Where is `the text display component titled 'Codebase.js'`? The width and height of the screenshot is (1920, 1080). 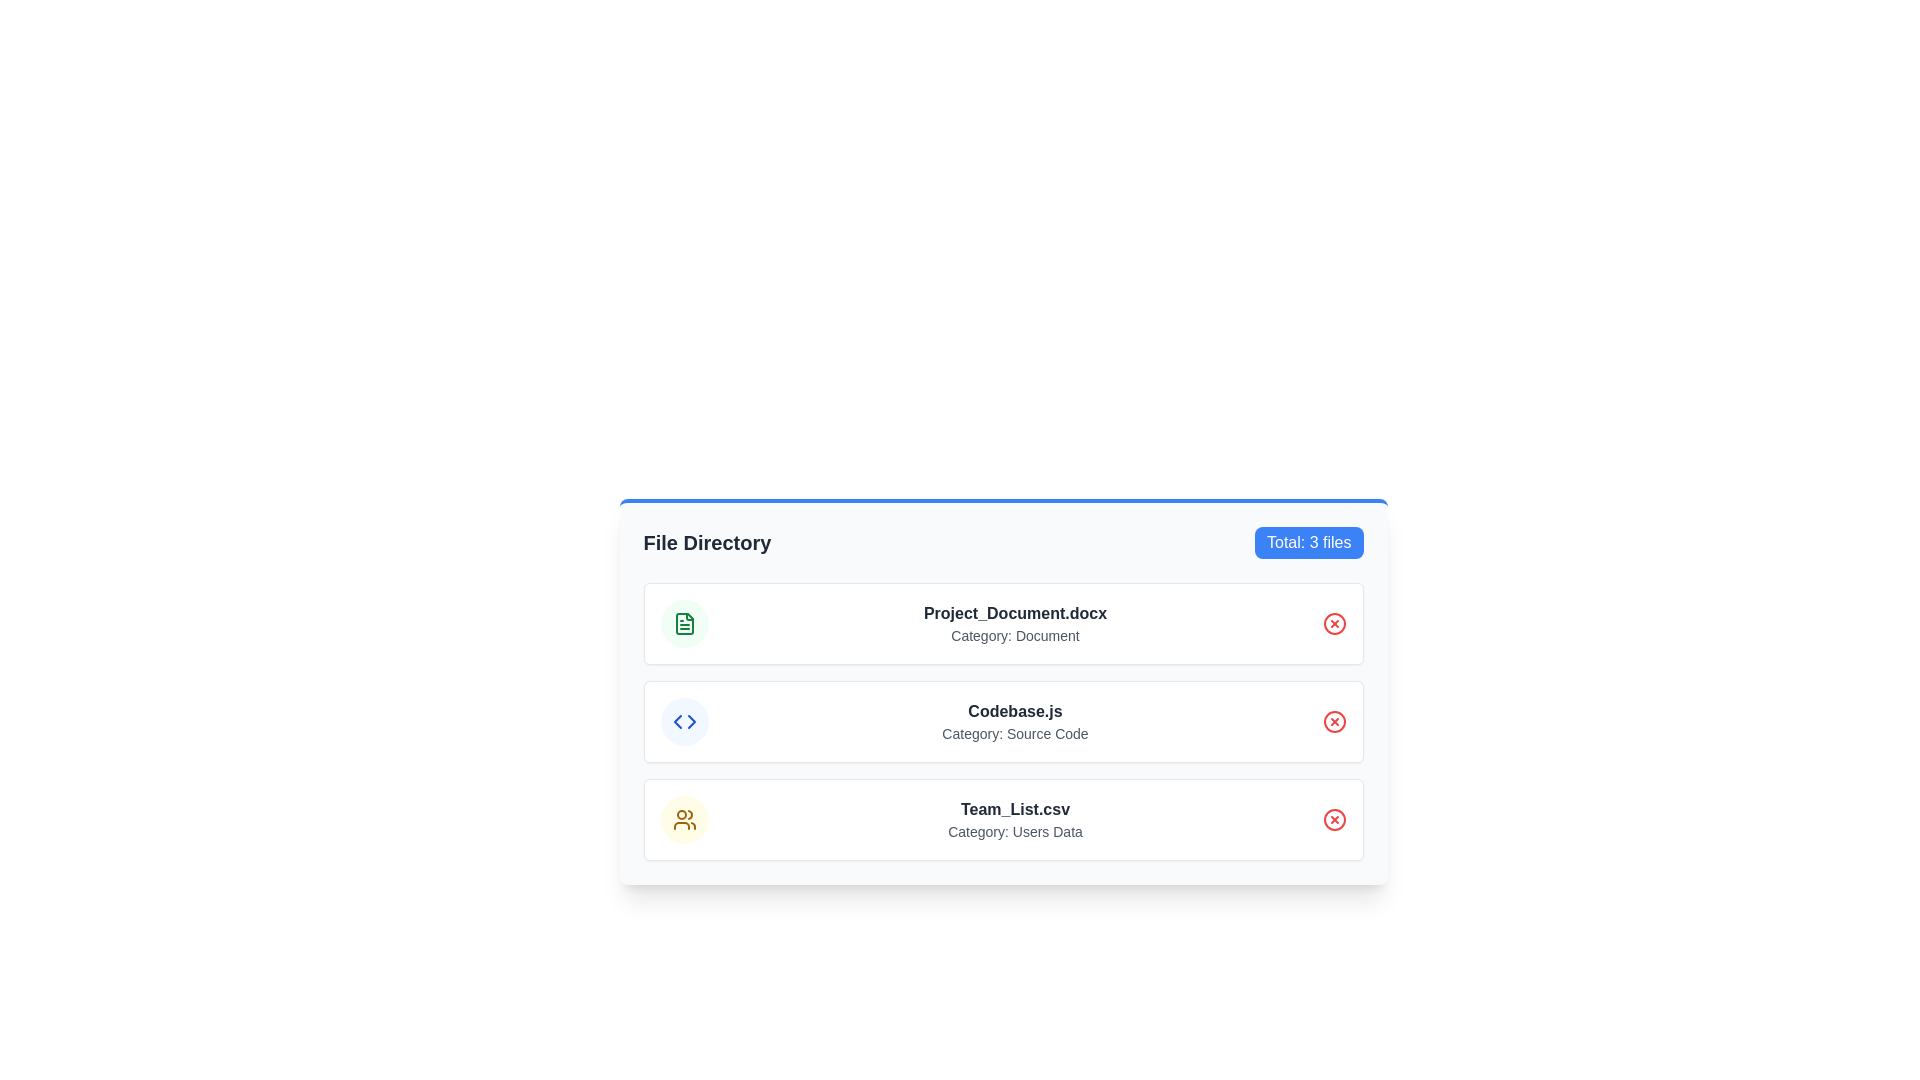
the text display component titled 'Codebase.js' is located at coordinates (1015, 721).